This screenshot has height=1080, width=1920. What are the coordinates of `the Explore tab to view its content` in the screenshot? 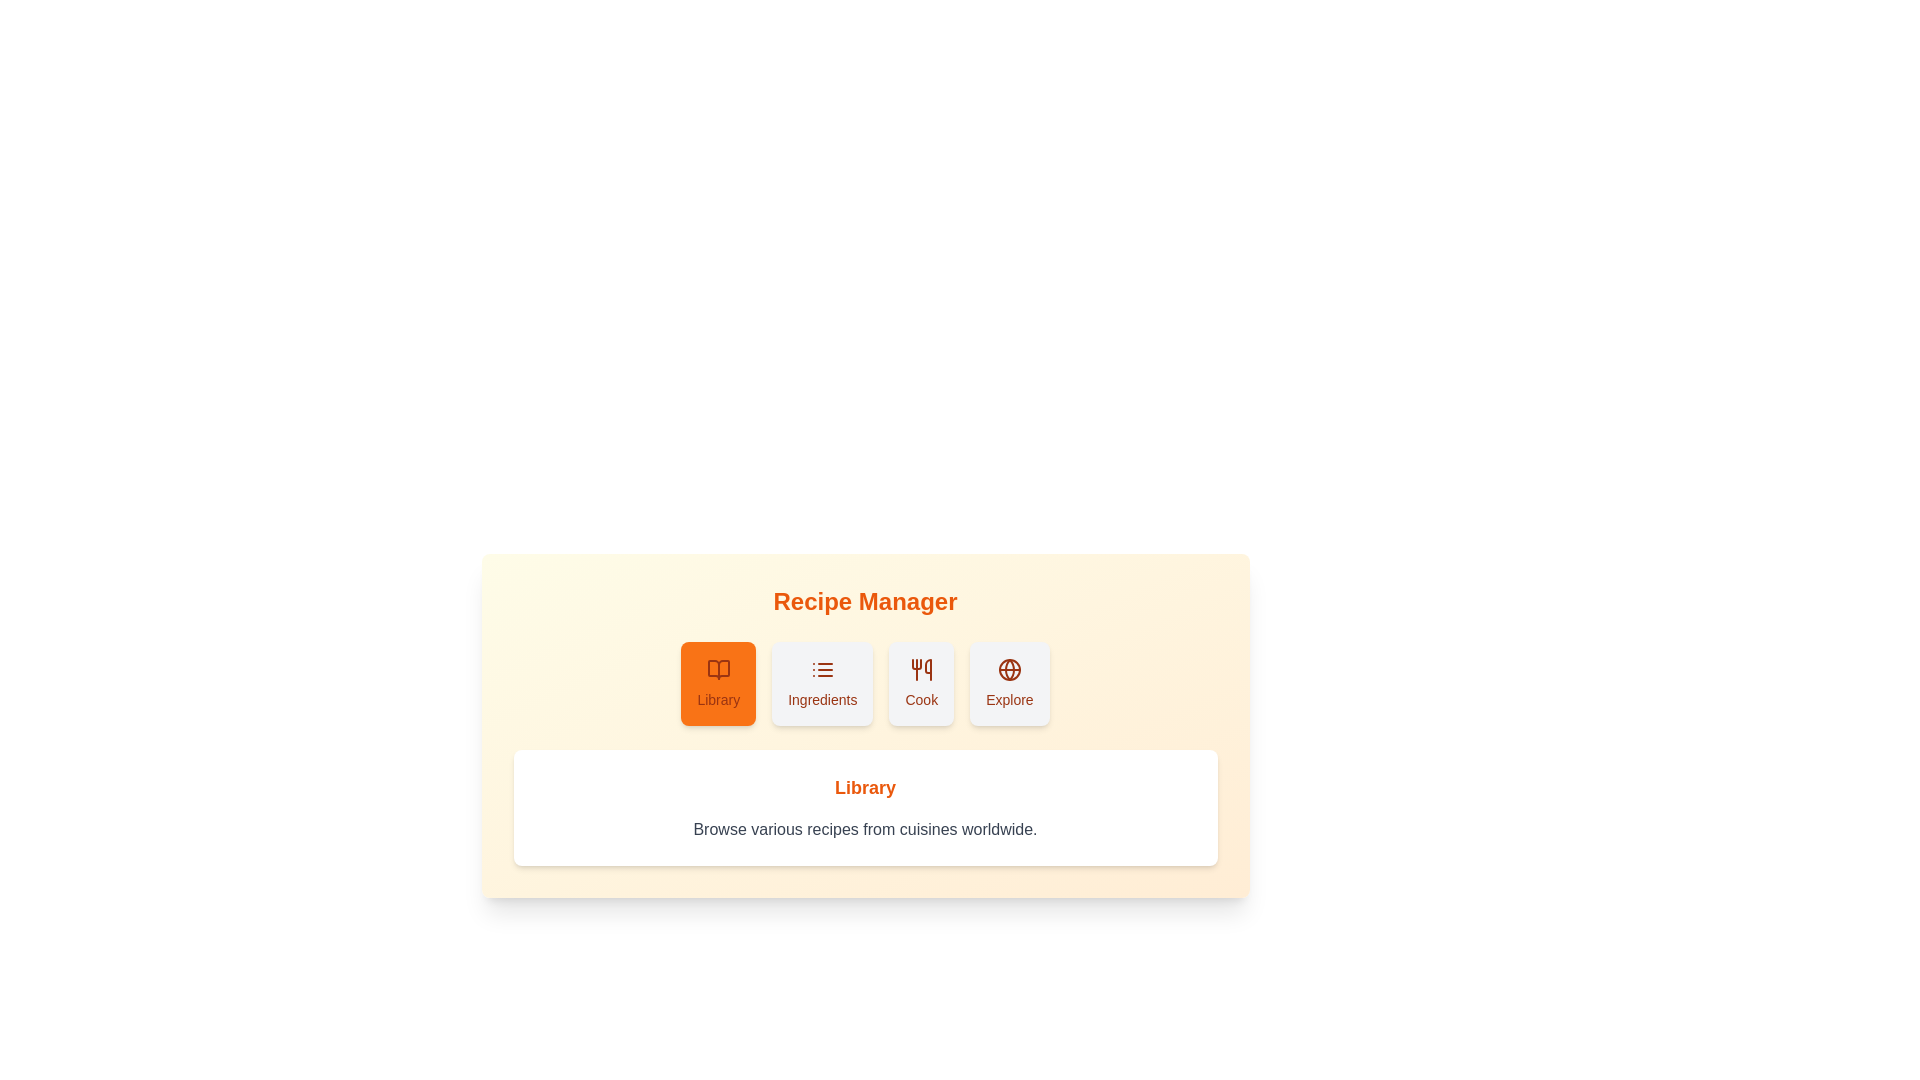 It's located at (1008, 682).